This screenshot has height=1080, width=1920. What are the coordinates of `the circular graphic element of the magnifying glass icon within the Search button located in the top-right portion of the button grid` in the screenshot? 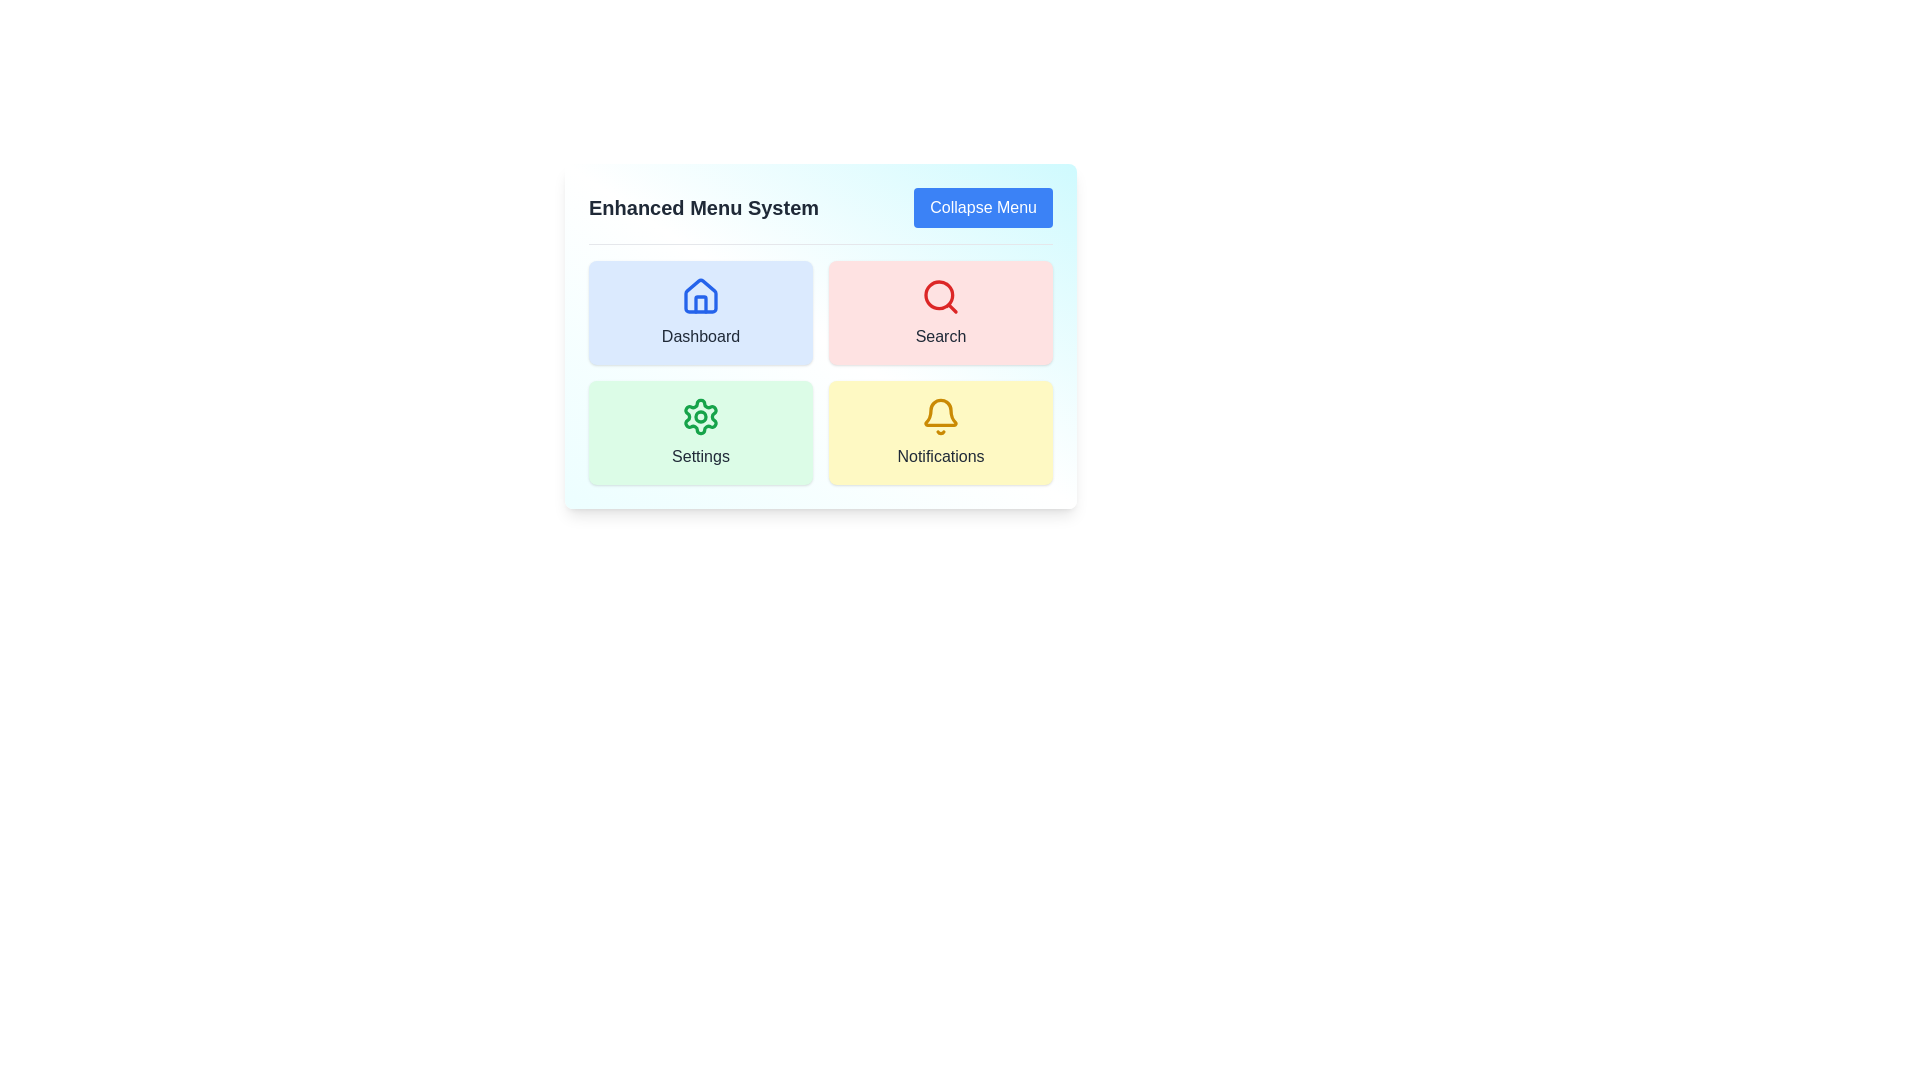 It's located at (938, 295).